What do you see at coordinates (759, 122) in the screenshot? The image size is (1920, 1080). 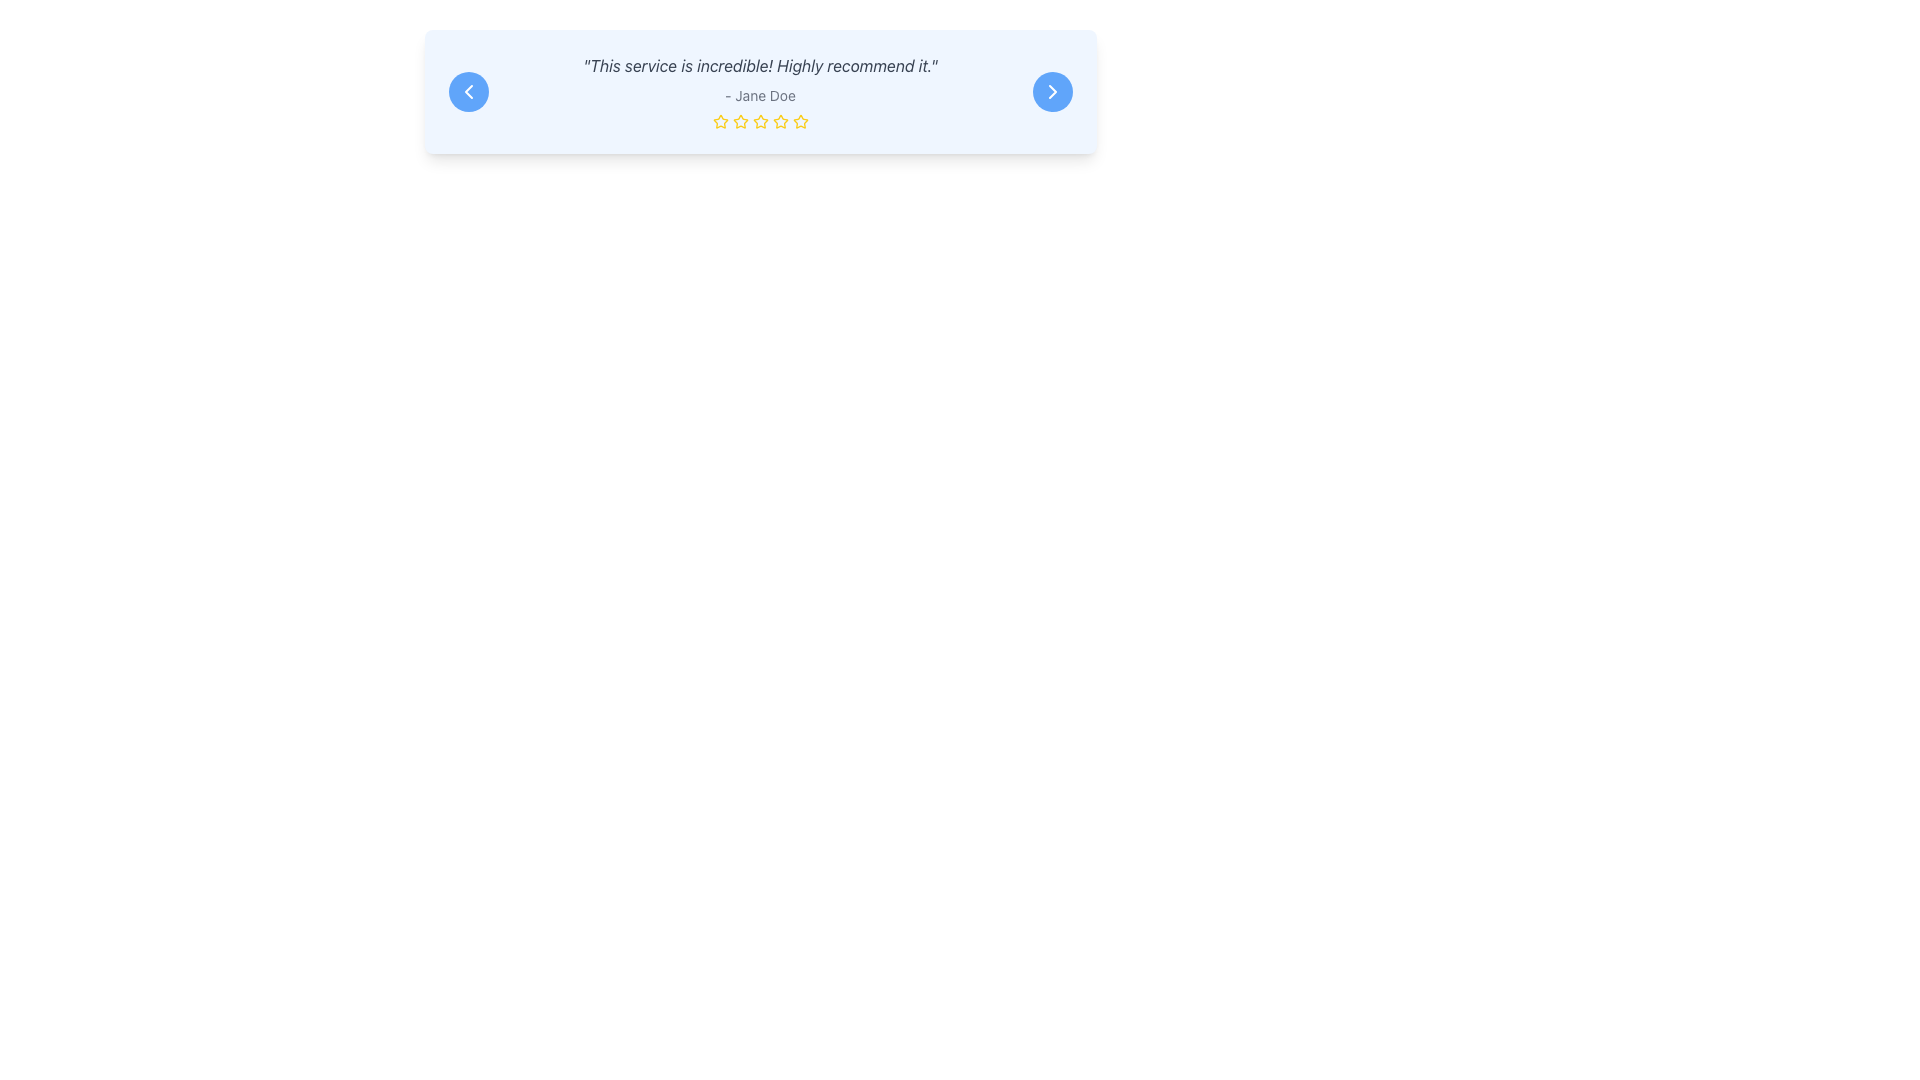 I see `the fourth star icon in the visual rating system` at bounding box center [759, 122].